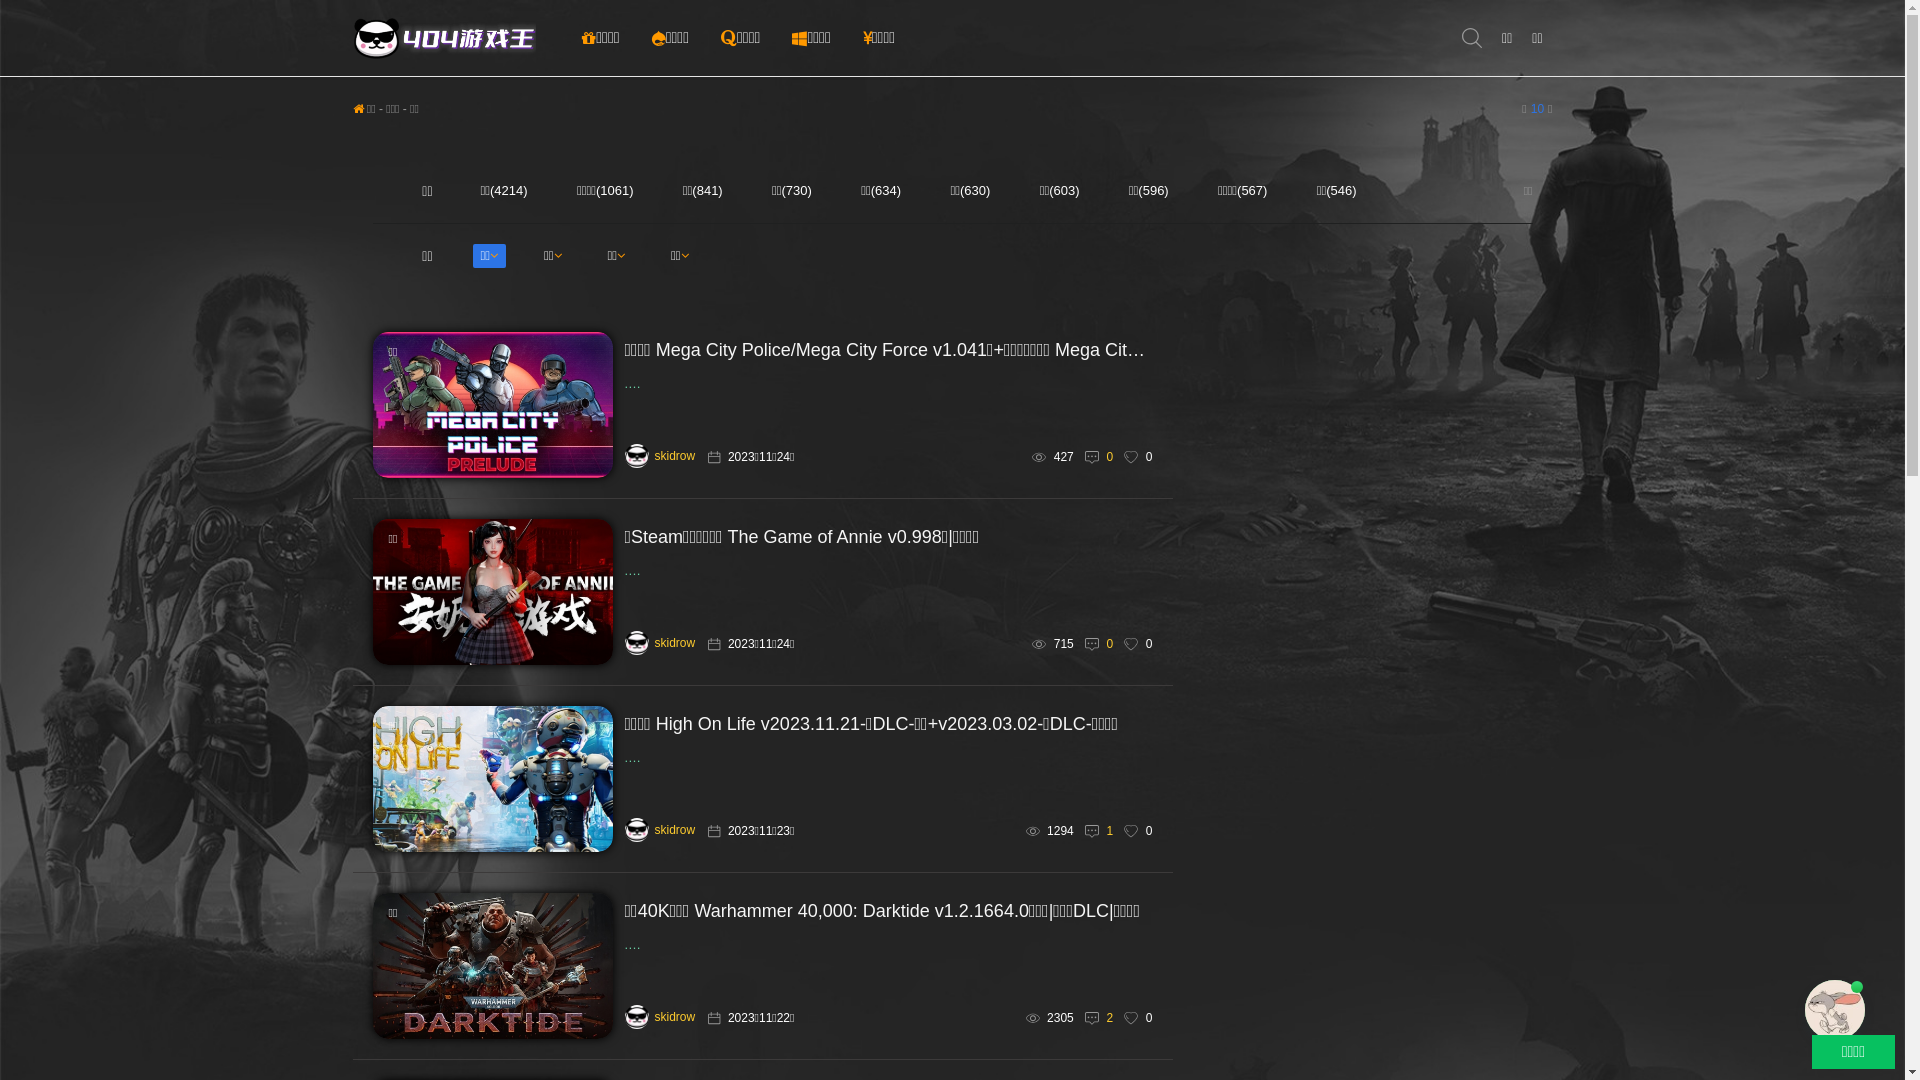 The width and height of the screenshot is (1920, 1080). I want to click on '2', so click(1108, 1018).